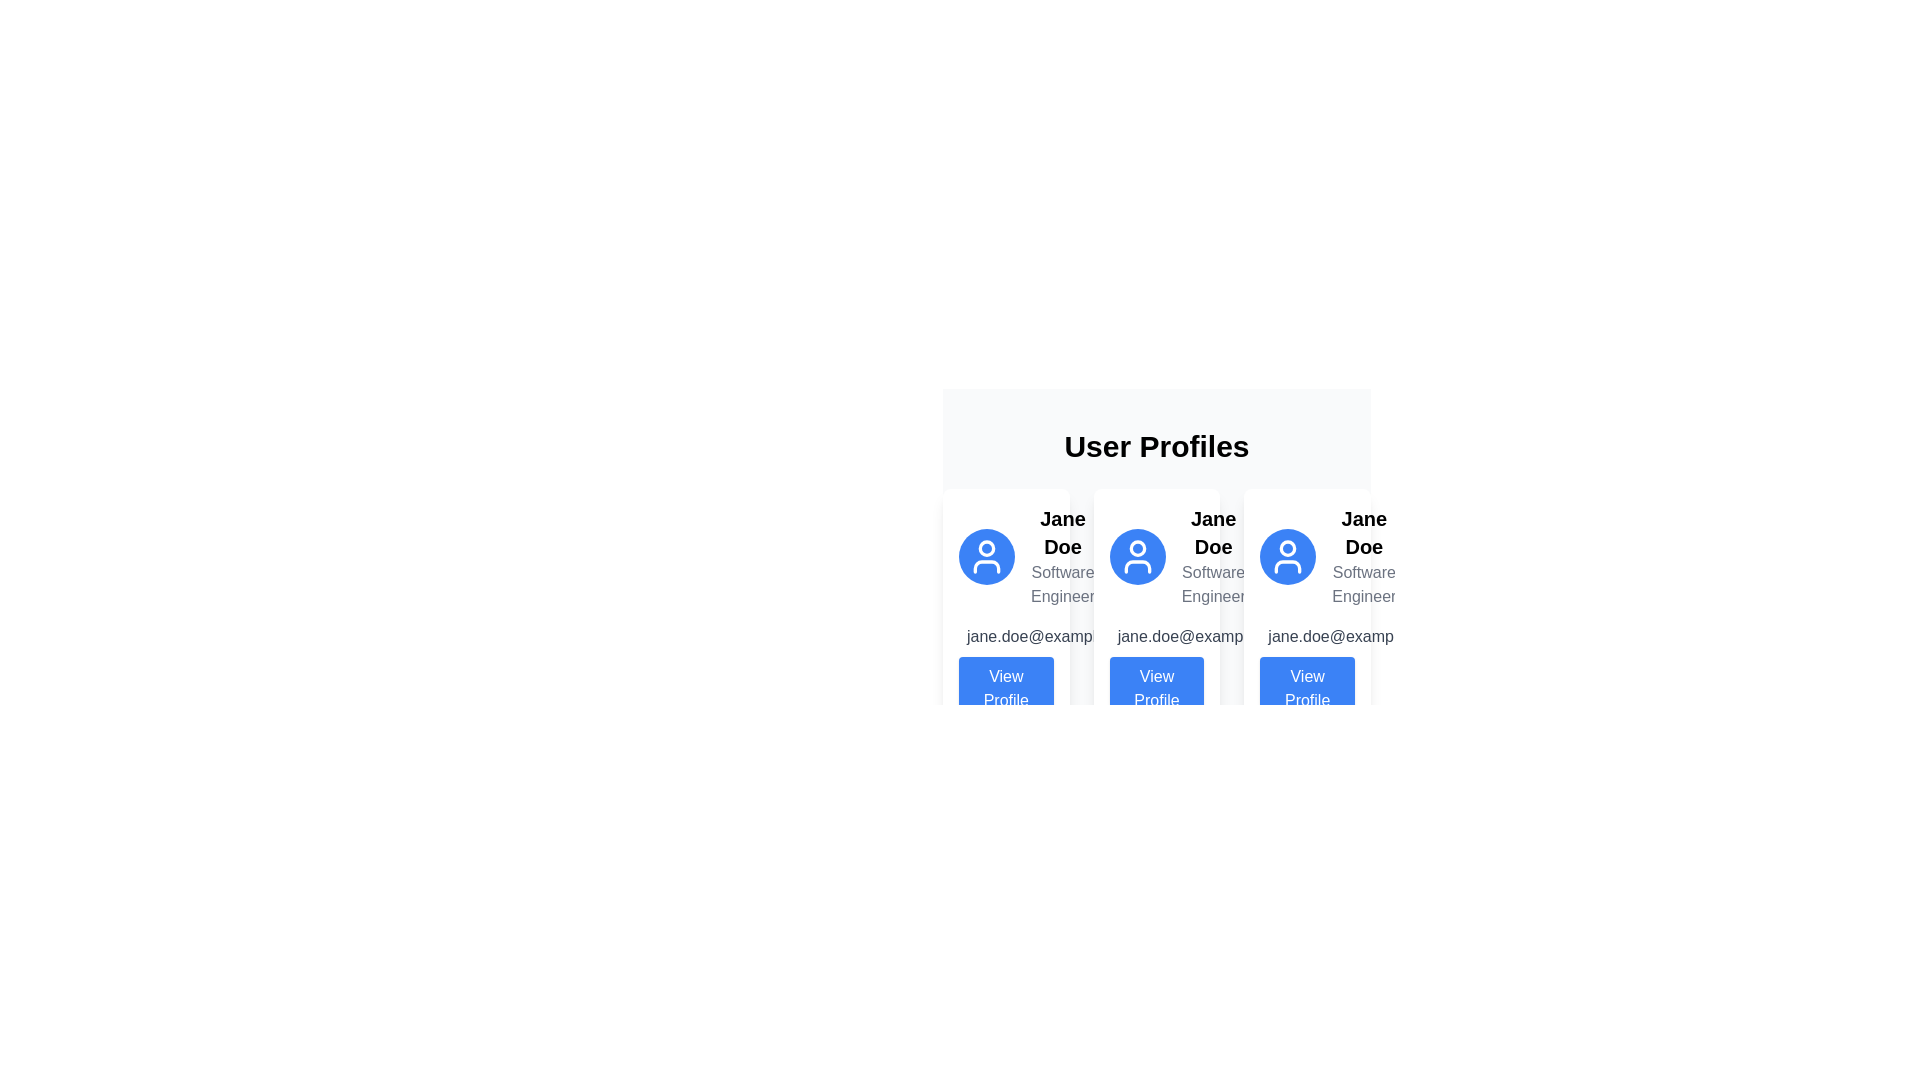 Image resolution: width=1920 pixels, height=1080 pixels. I want to click on the 'View Profile' button with a bright blue background and white text located at the bottom of Jane Doe's user profile card, so click(1156, 688).